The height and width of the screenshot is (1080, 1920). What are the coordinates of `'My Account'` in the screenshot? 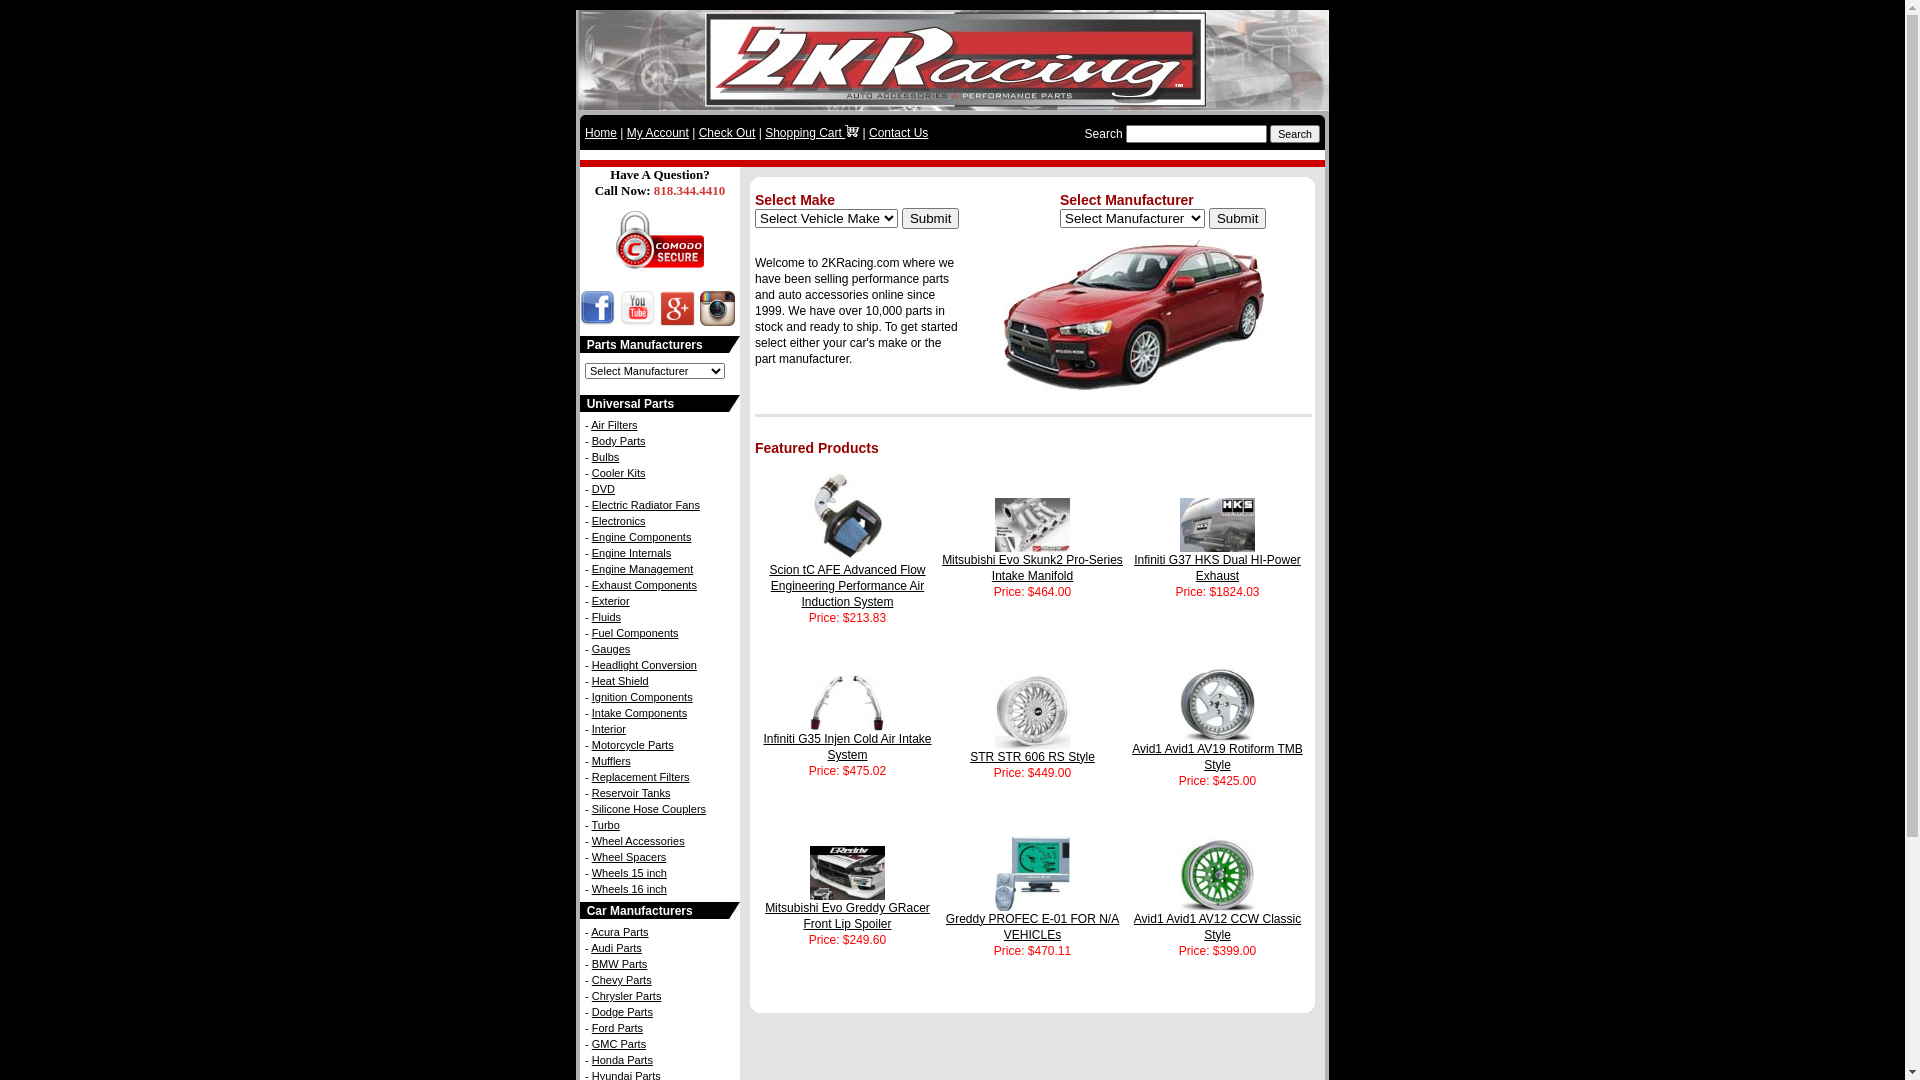 It's located at (626, 132).